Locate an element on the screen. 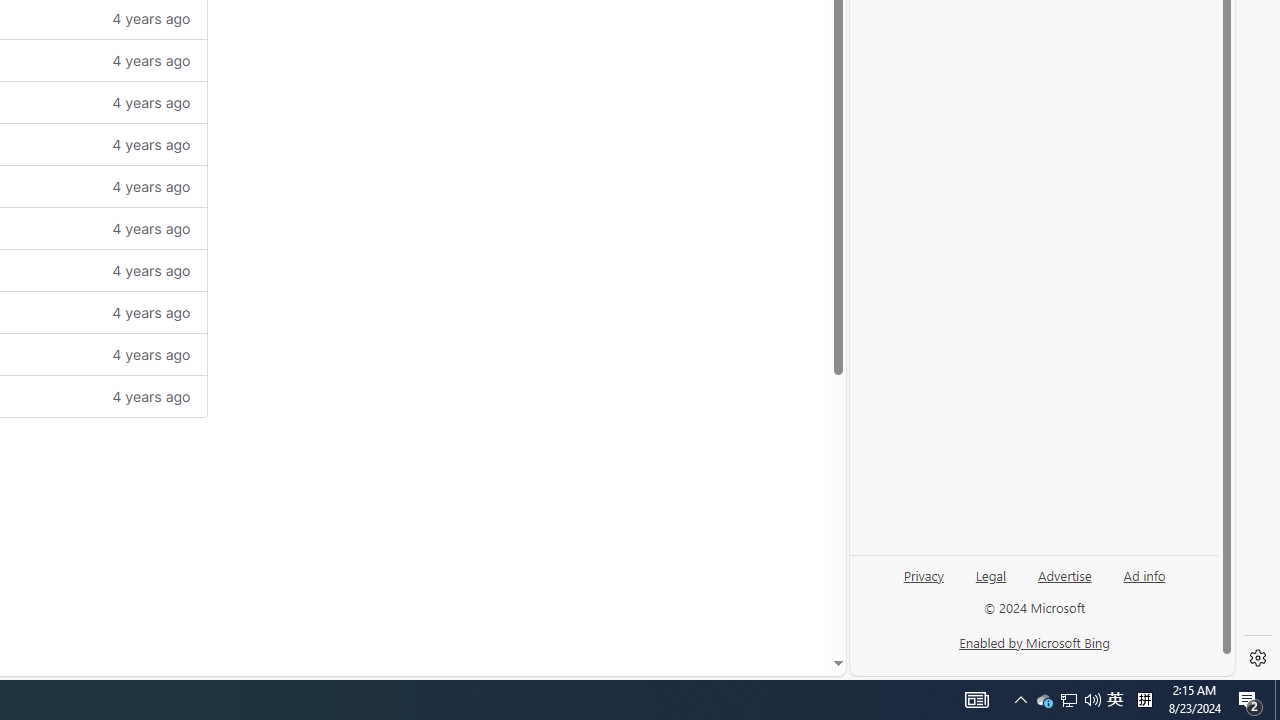 This screenshot has width=1280, height=720. 'Legal' is located at coordinates (990, 583).